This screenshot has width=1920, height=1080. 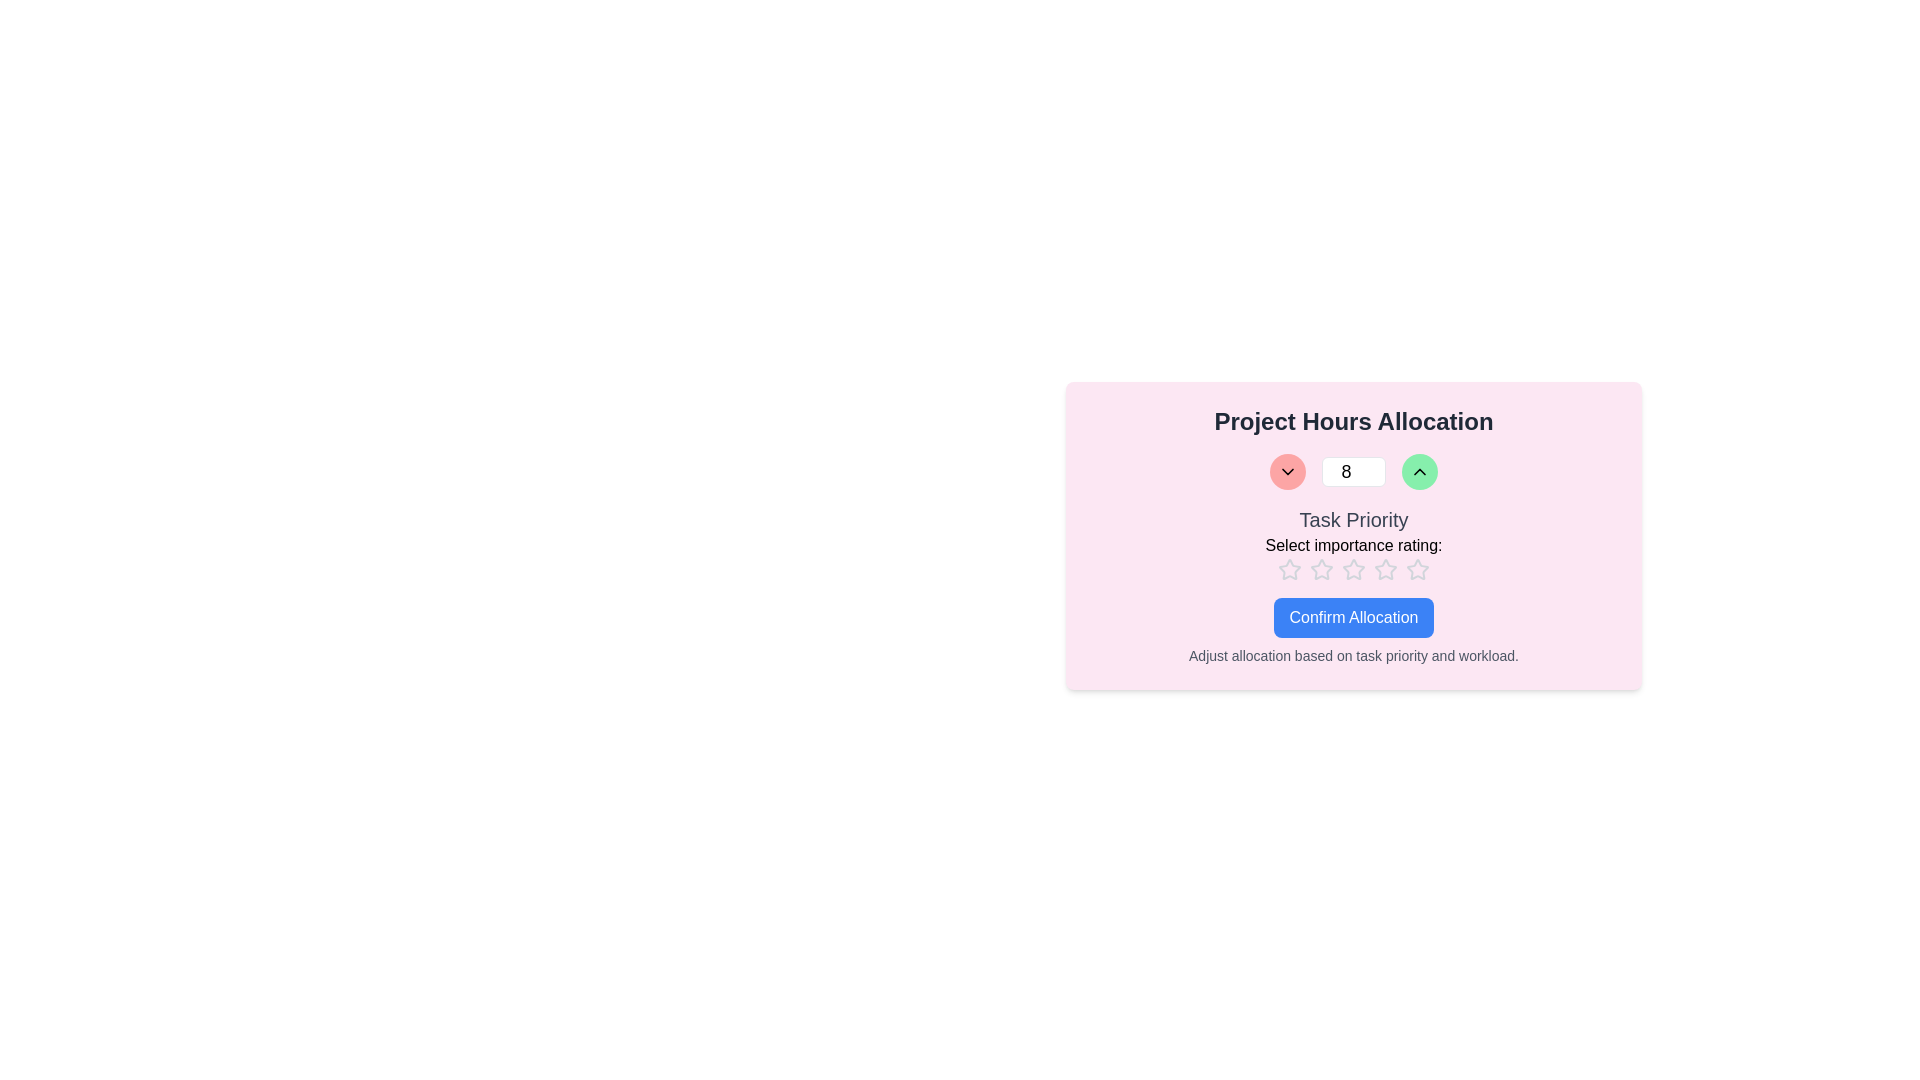 What do you see at coordinates (1287, 471) in the screenshot?
I see `the leftmost button in the 'Project Hours Allocation' control strip` at bounding box center [1287, 471].